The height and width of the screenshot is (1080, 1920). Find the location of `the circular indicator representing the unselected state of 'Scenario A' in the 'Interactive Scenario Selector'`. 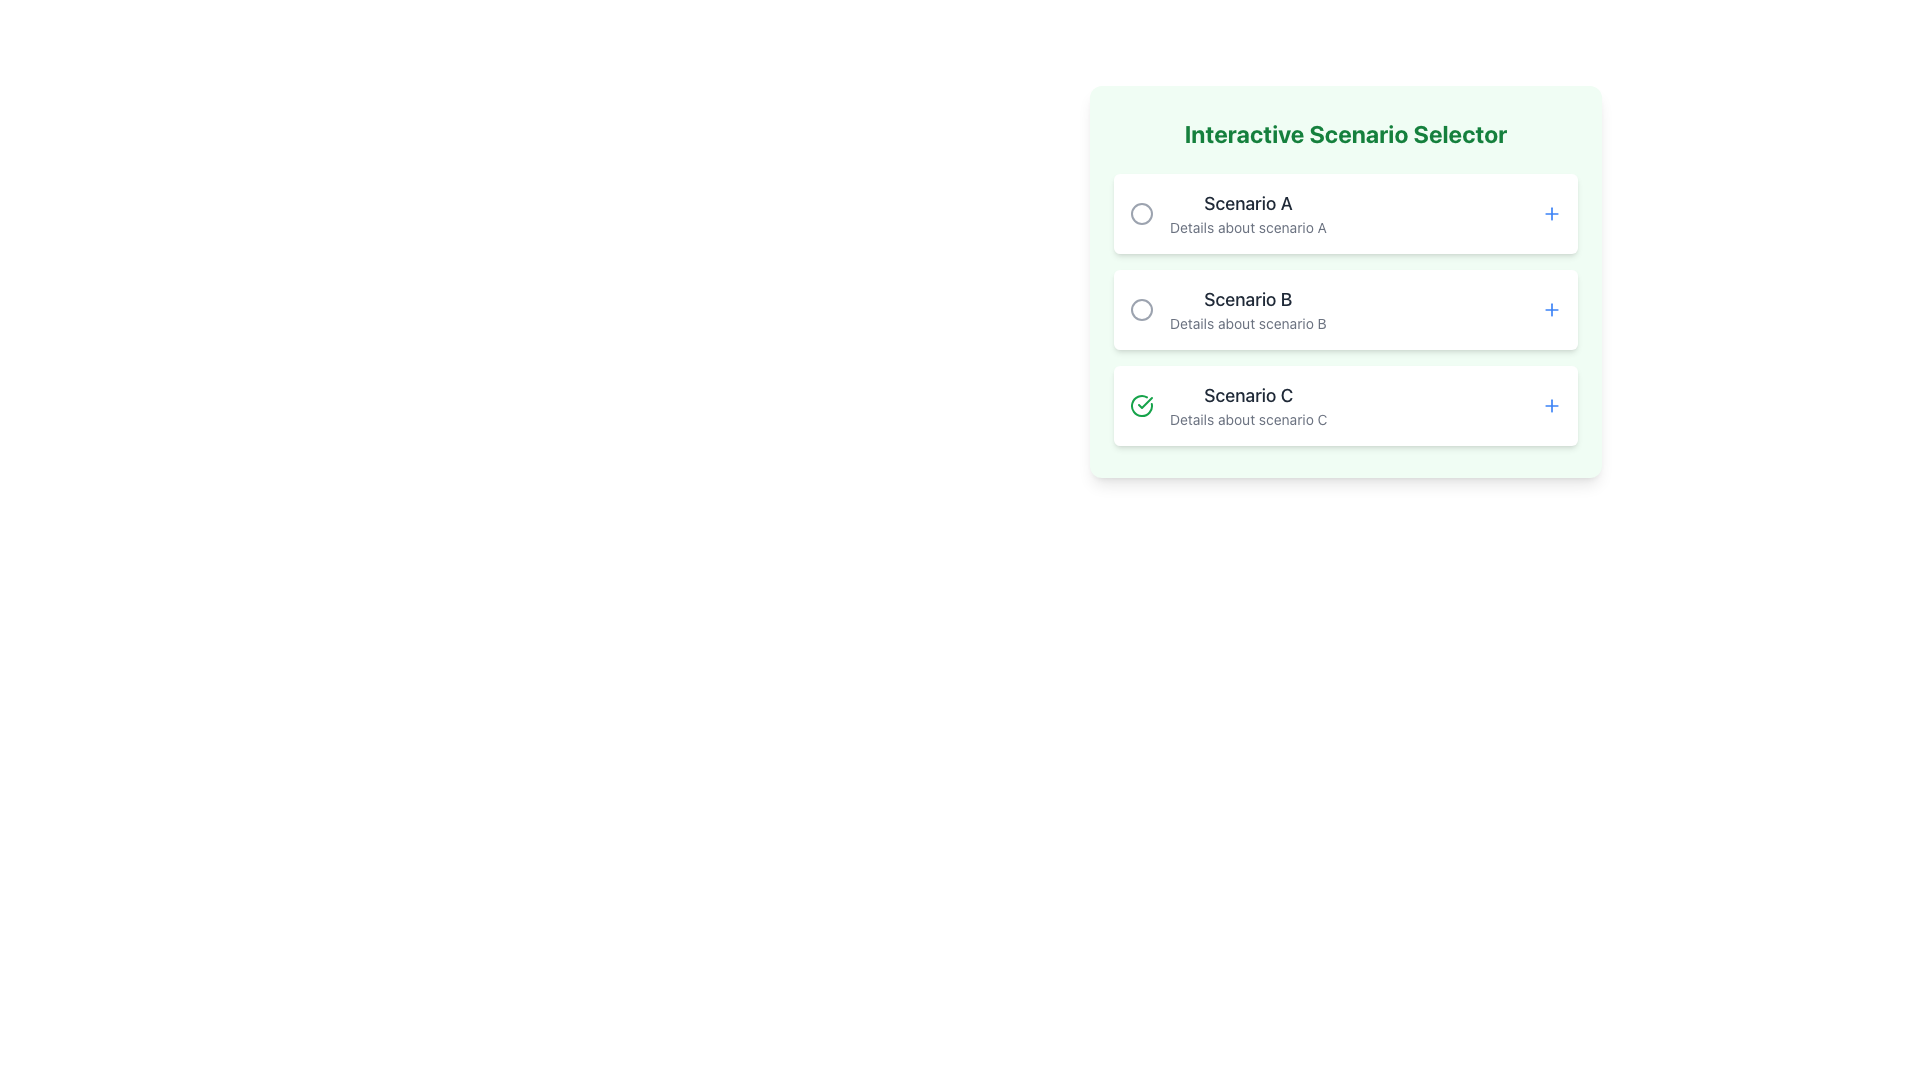

the circular indicator representing the unselected state of 'Scenario A' in the 'Interactive Scenario Selector' is located at coordinates (1142, 213).